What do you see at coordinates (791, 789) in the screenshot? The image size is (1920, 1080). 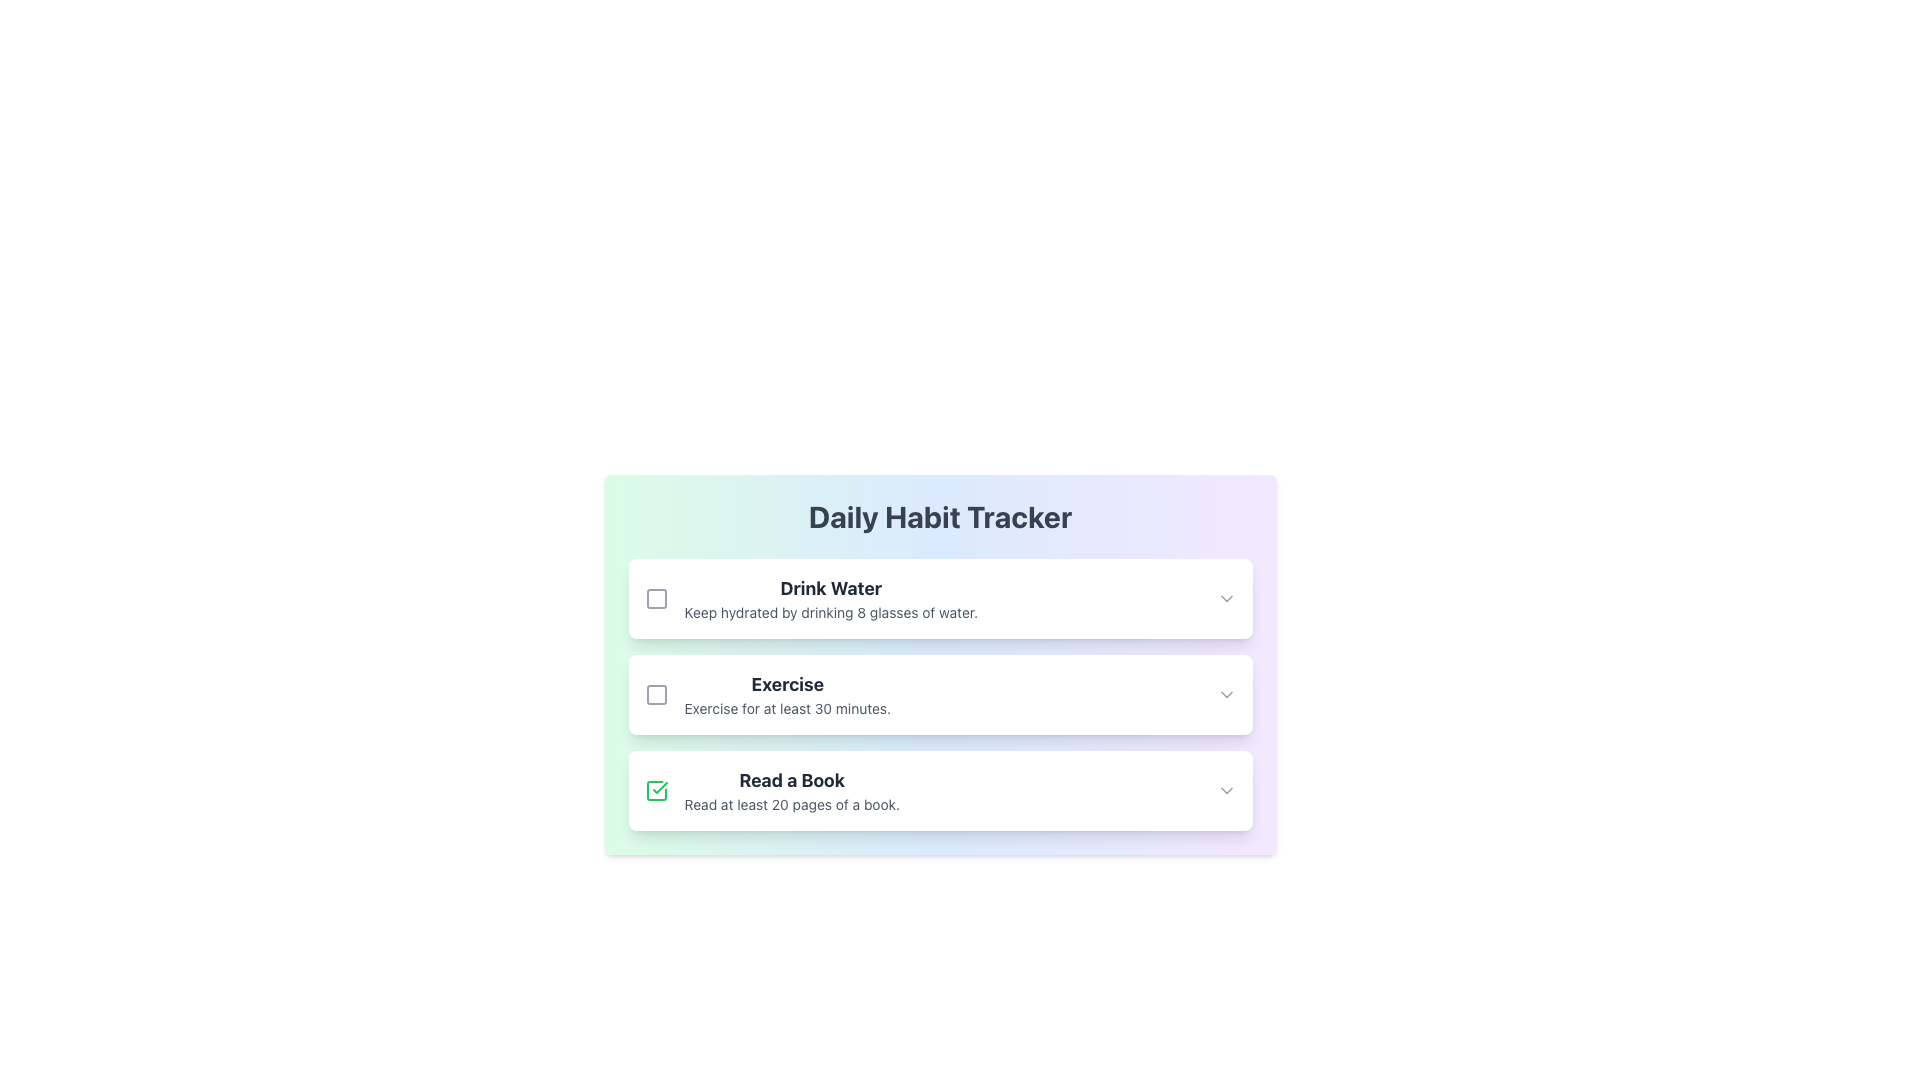 I see `the third text label in the habit tracker application that describes a specific goal or activity, positioned between the 'Exercise' item and subsequent items` at bounding box center [791, 789].